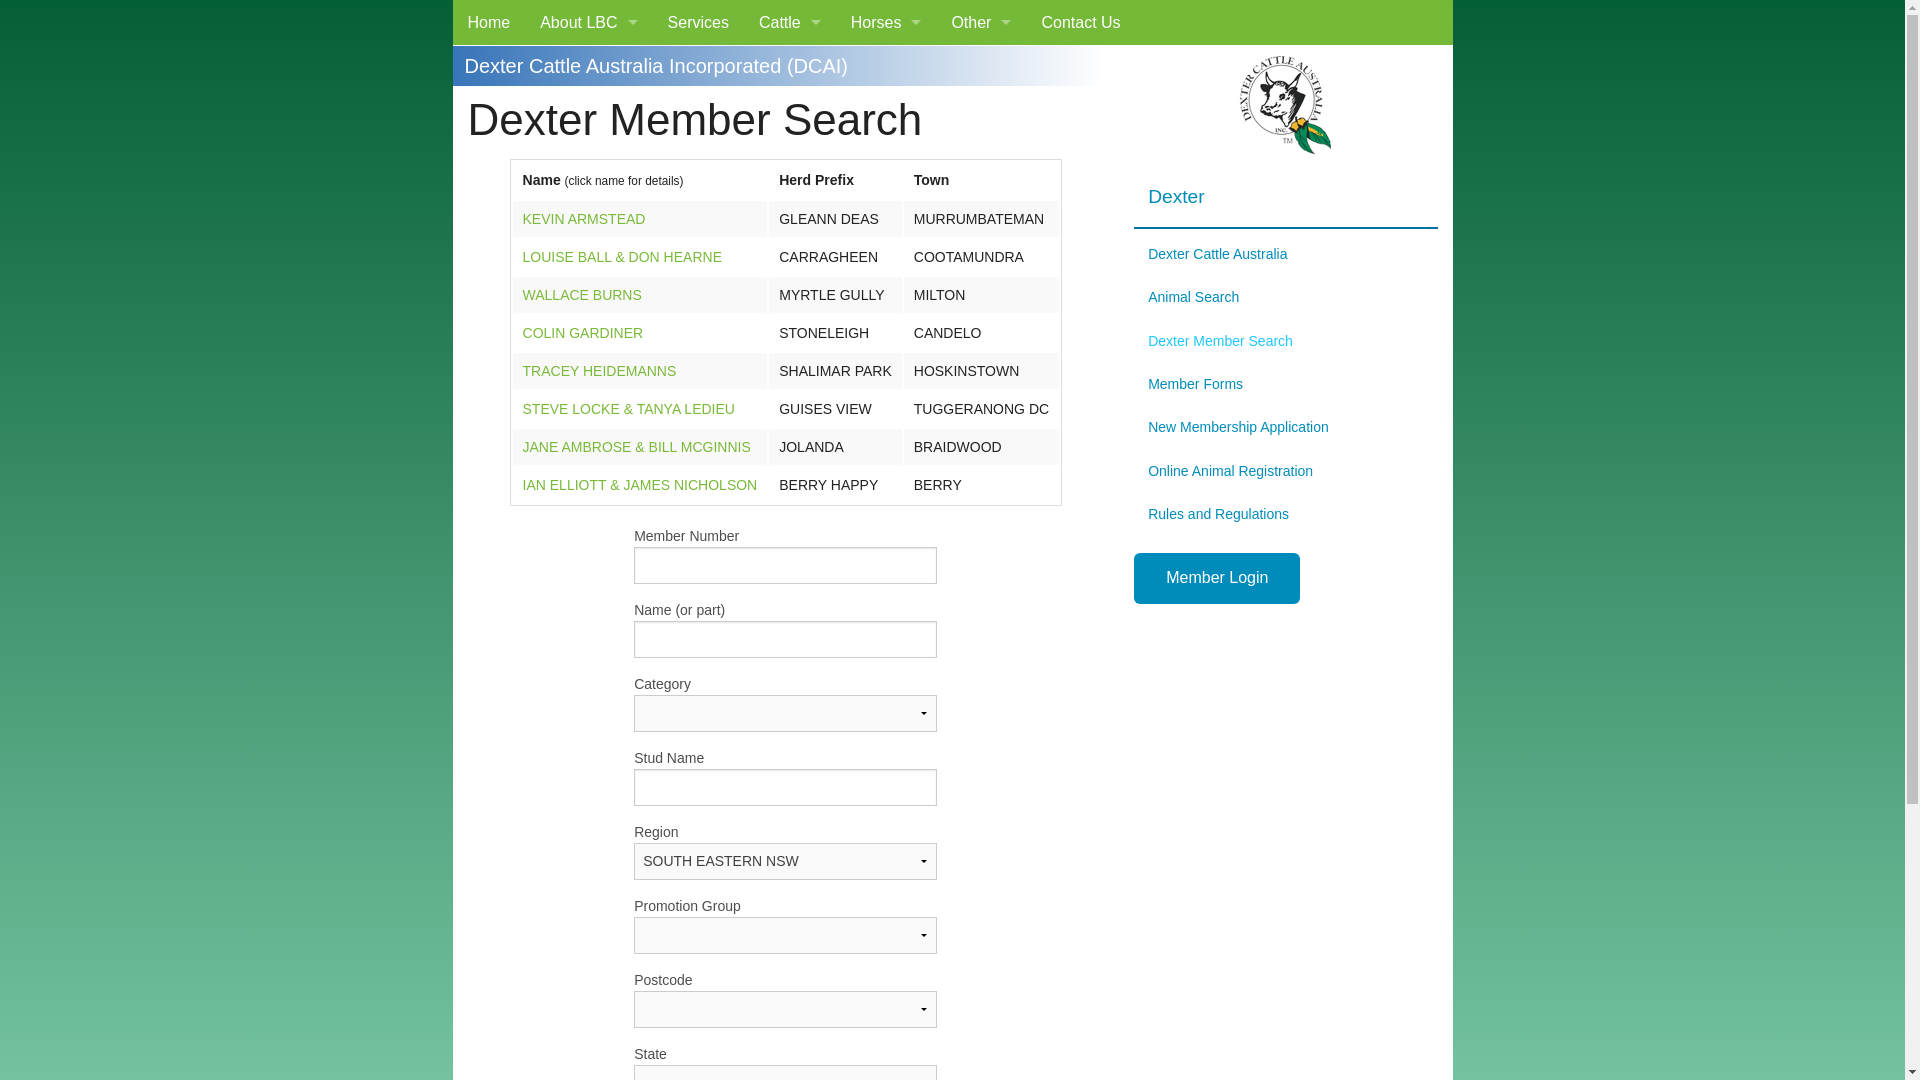  I want to click on 'Services', so click(698, 22).